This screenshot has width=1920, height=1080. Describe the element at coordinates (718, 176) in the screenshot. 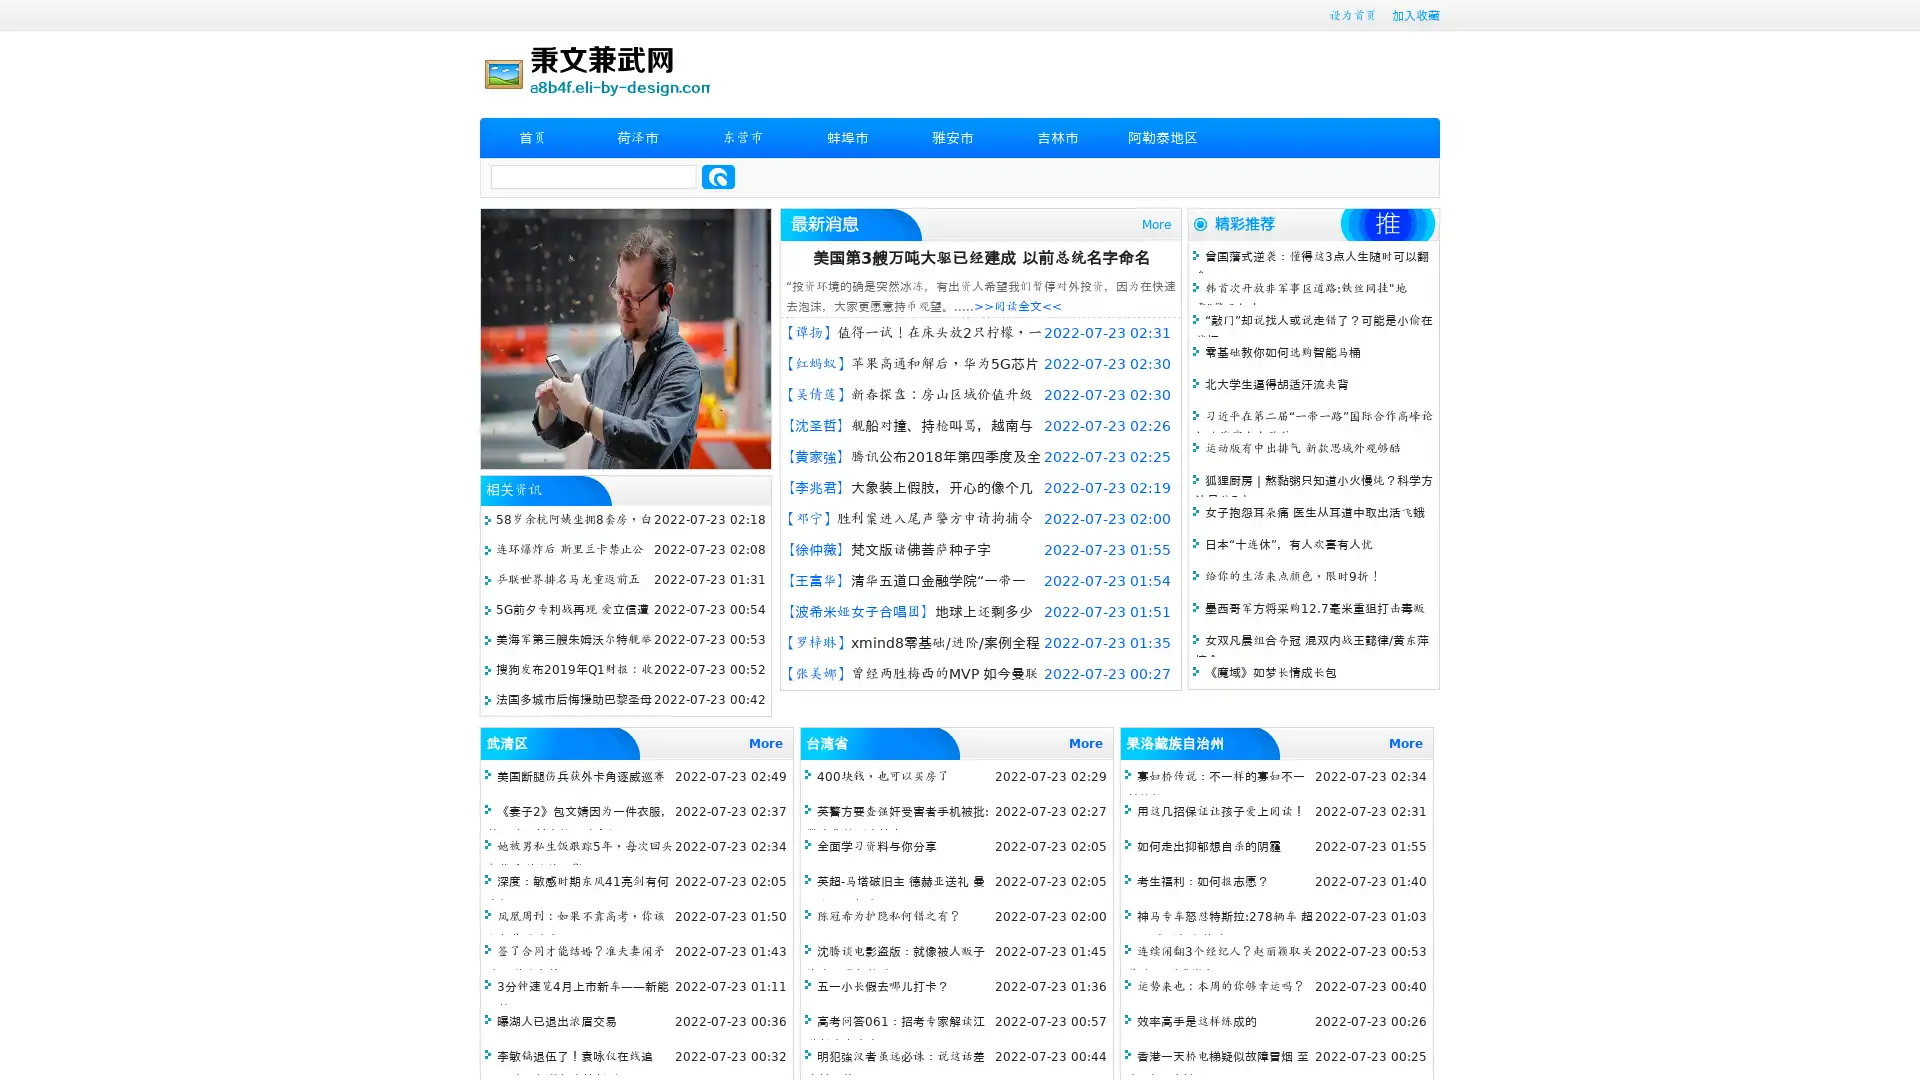

I see `Search` at that location.